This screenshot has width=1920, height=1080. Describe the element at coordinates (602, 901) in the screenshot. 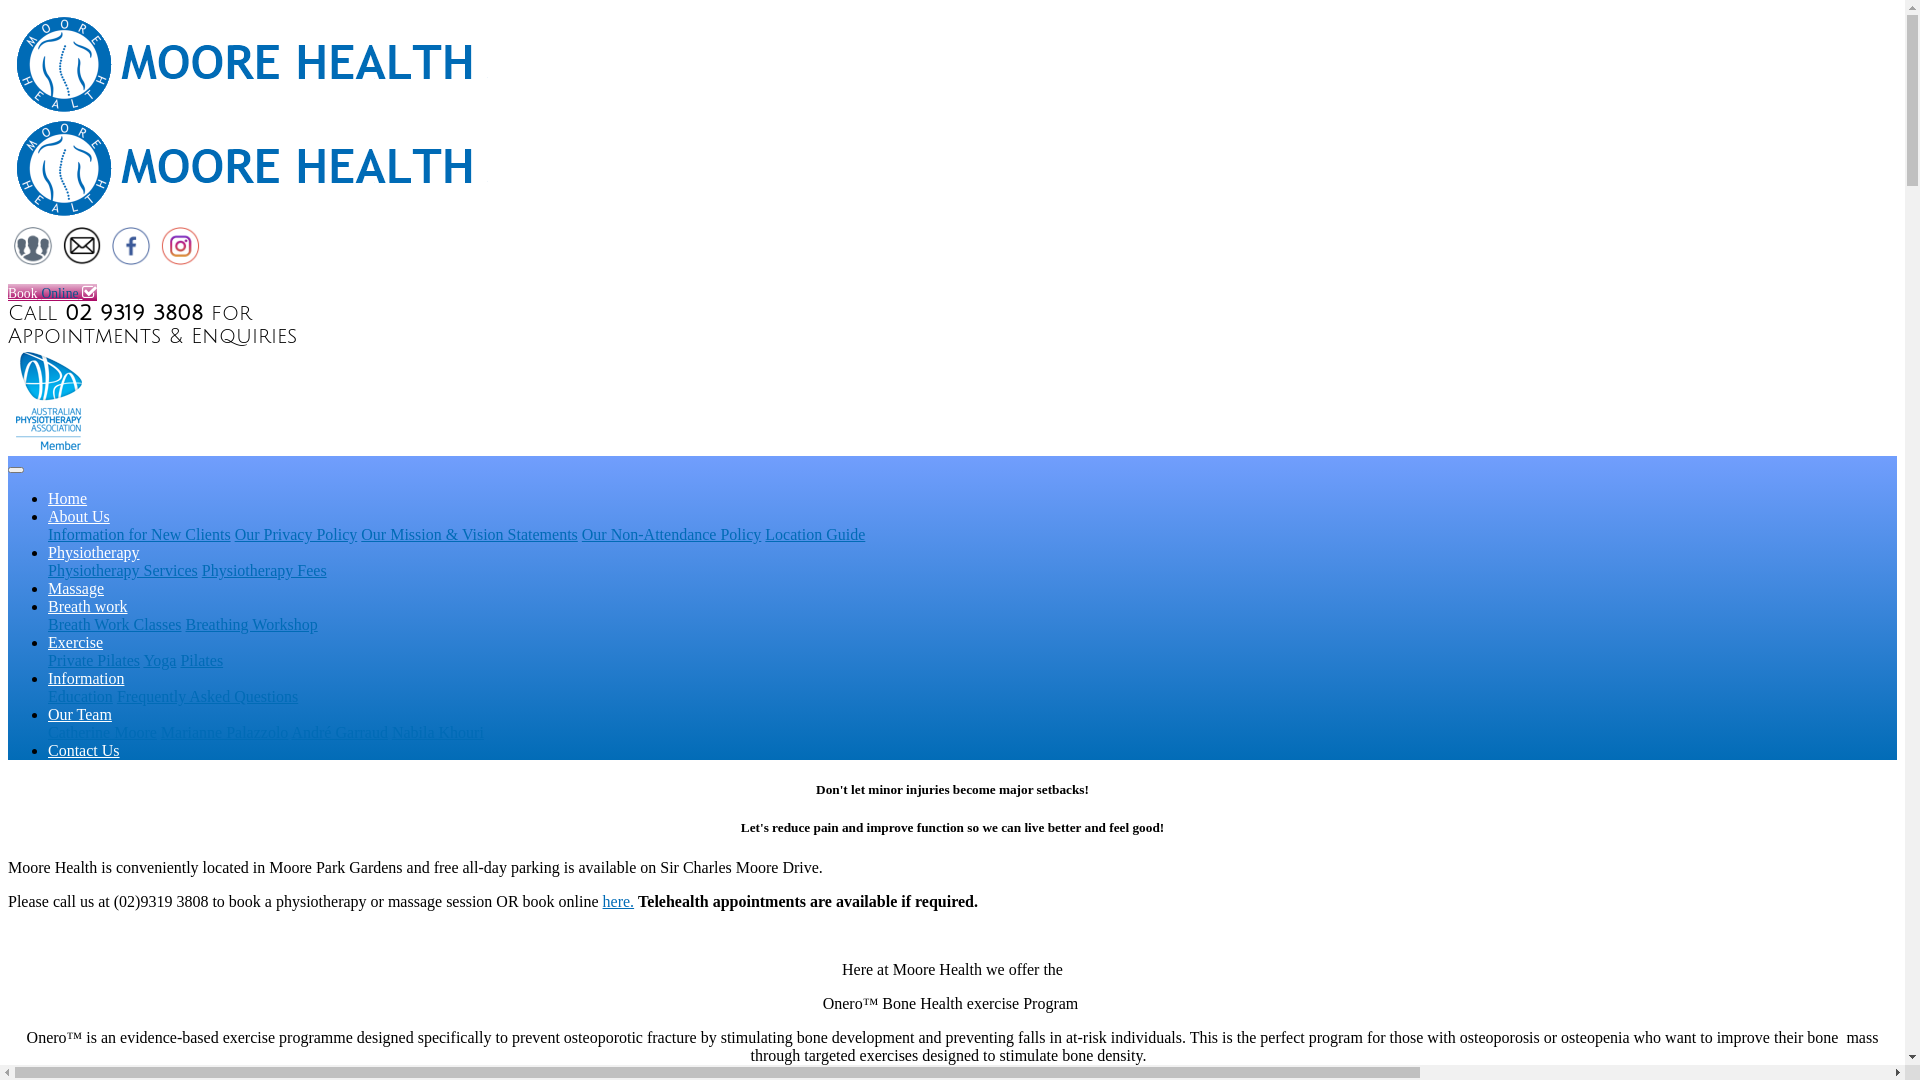

I see `'here.'` at that location.